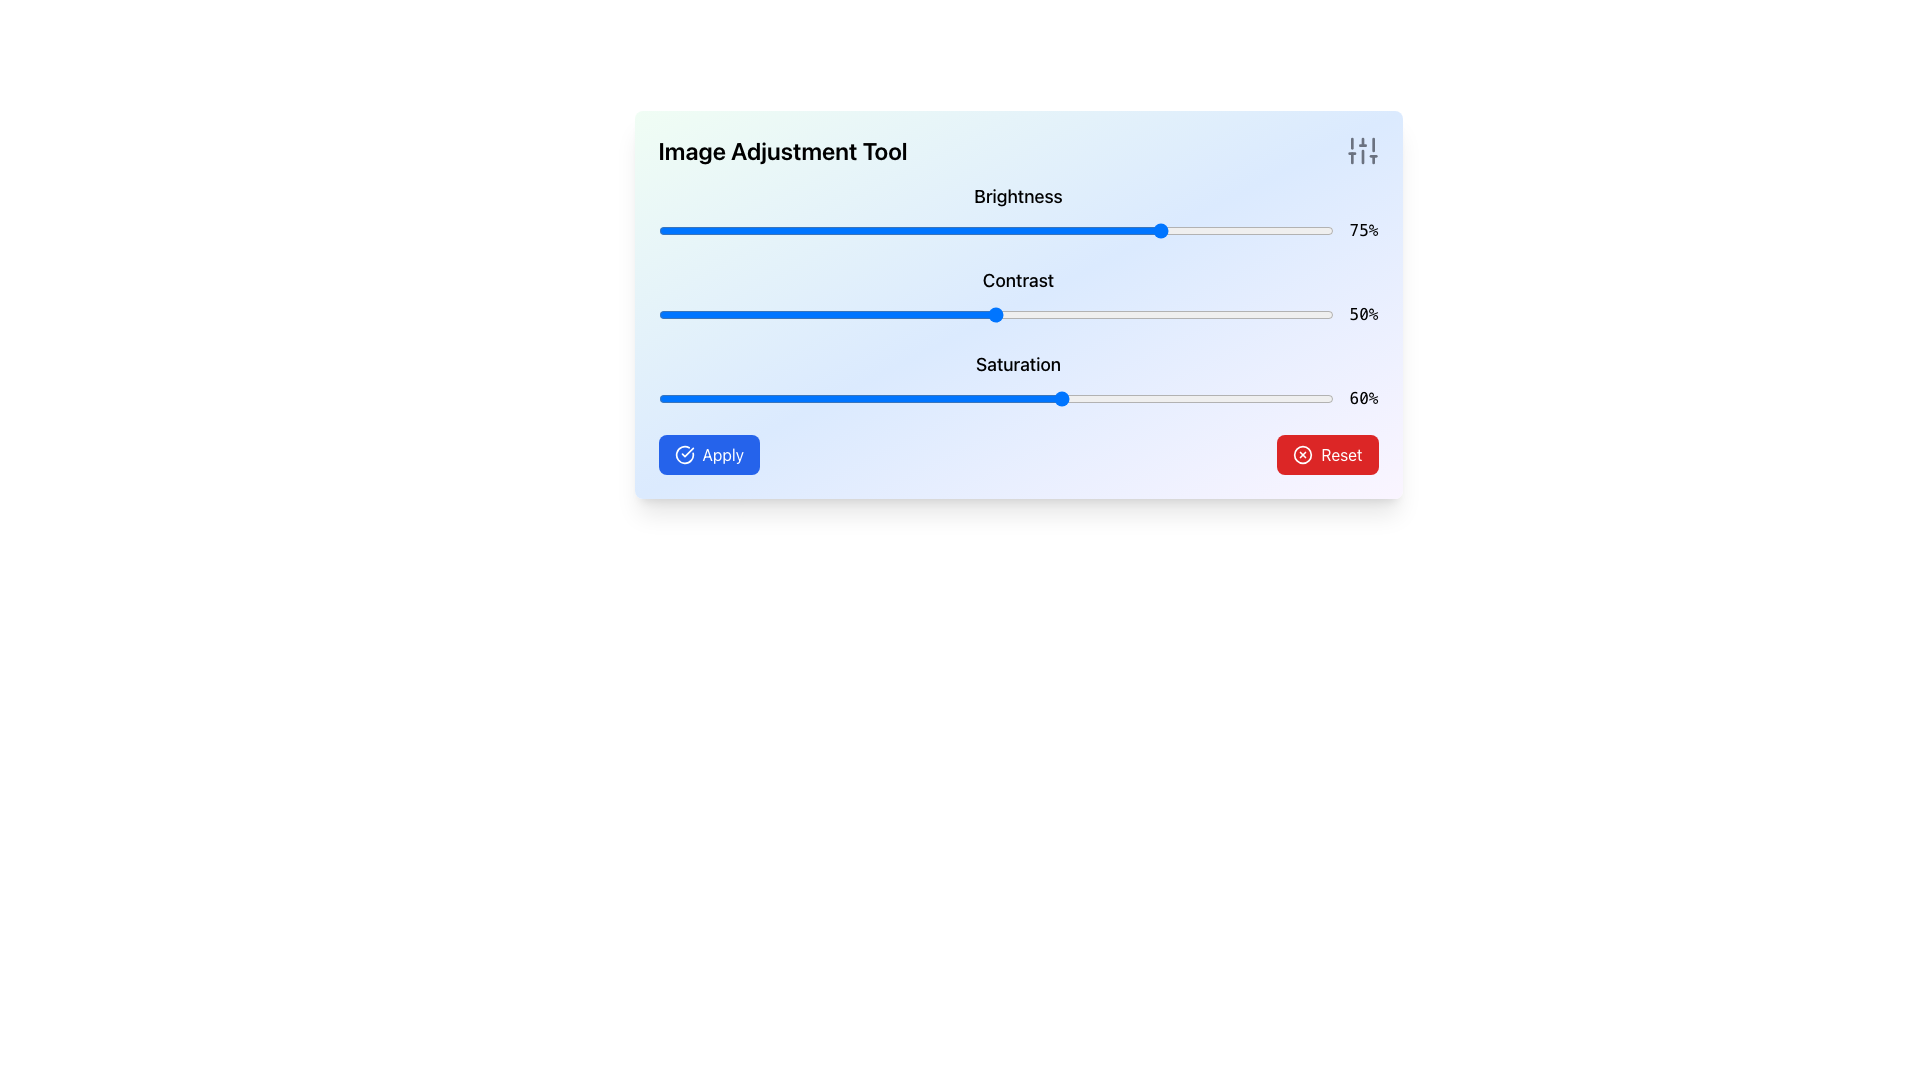 The image size is (1920, 1080). I want to click on the text label displaying 'Brightness', which is centrally aligned at the top of the brightness settings section, so click(1018, 196).